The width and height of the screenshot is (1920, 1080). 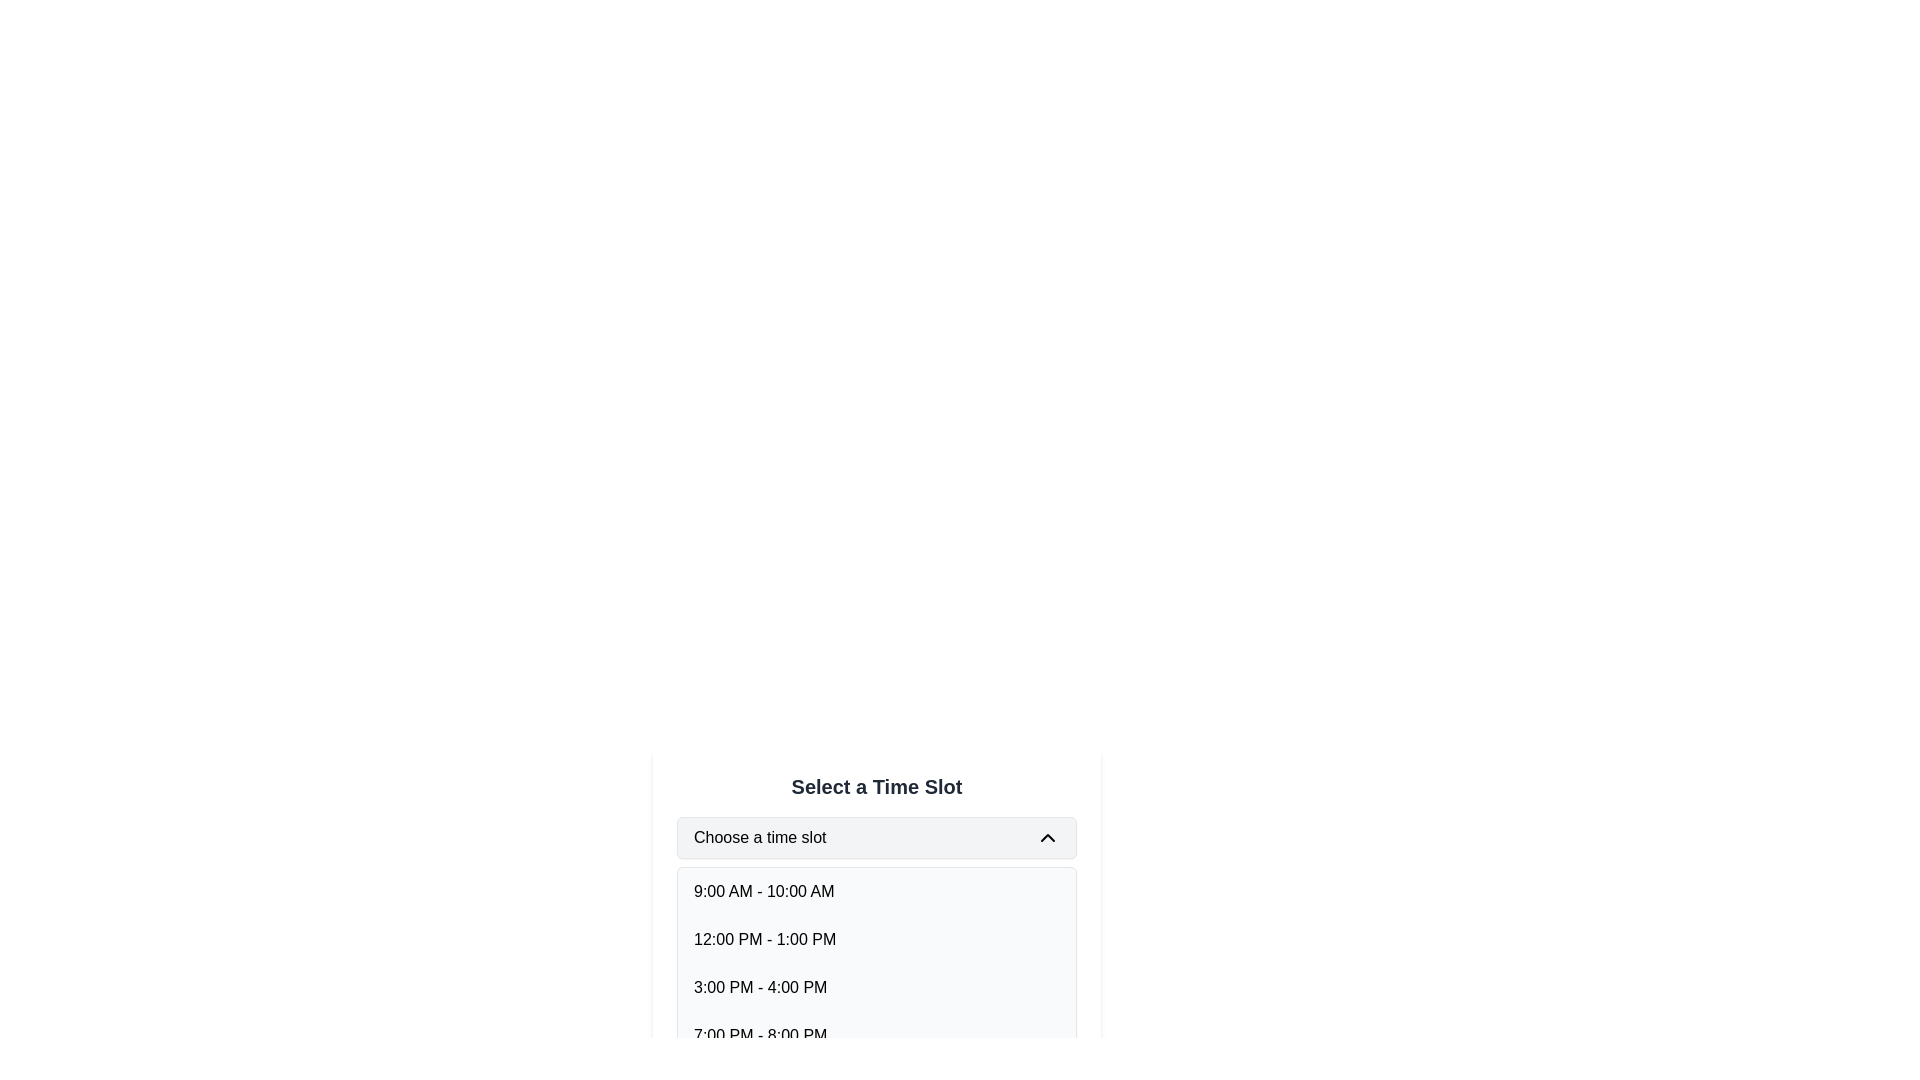 I want to click on the first listed time slot in the dropdown menu titled 'Choose a time slot', so click(x=763, y=890).